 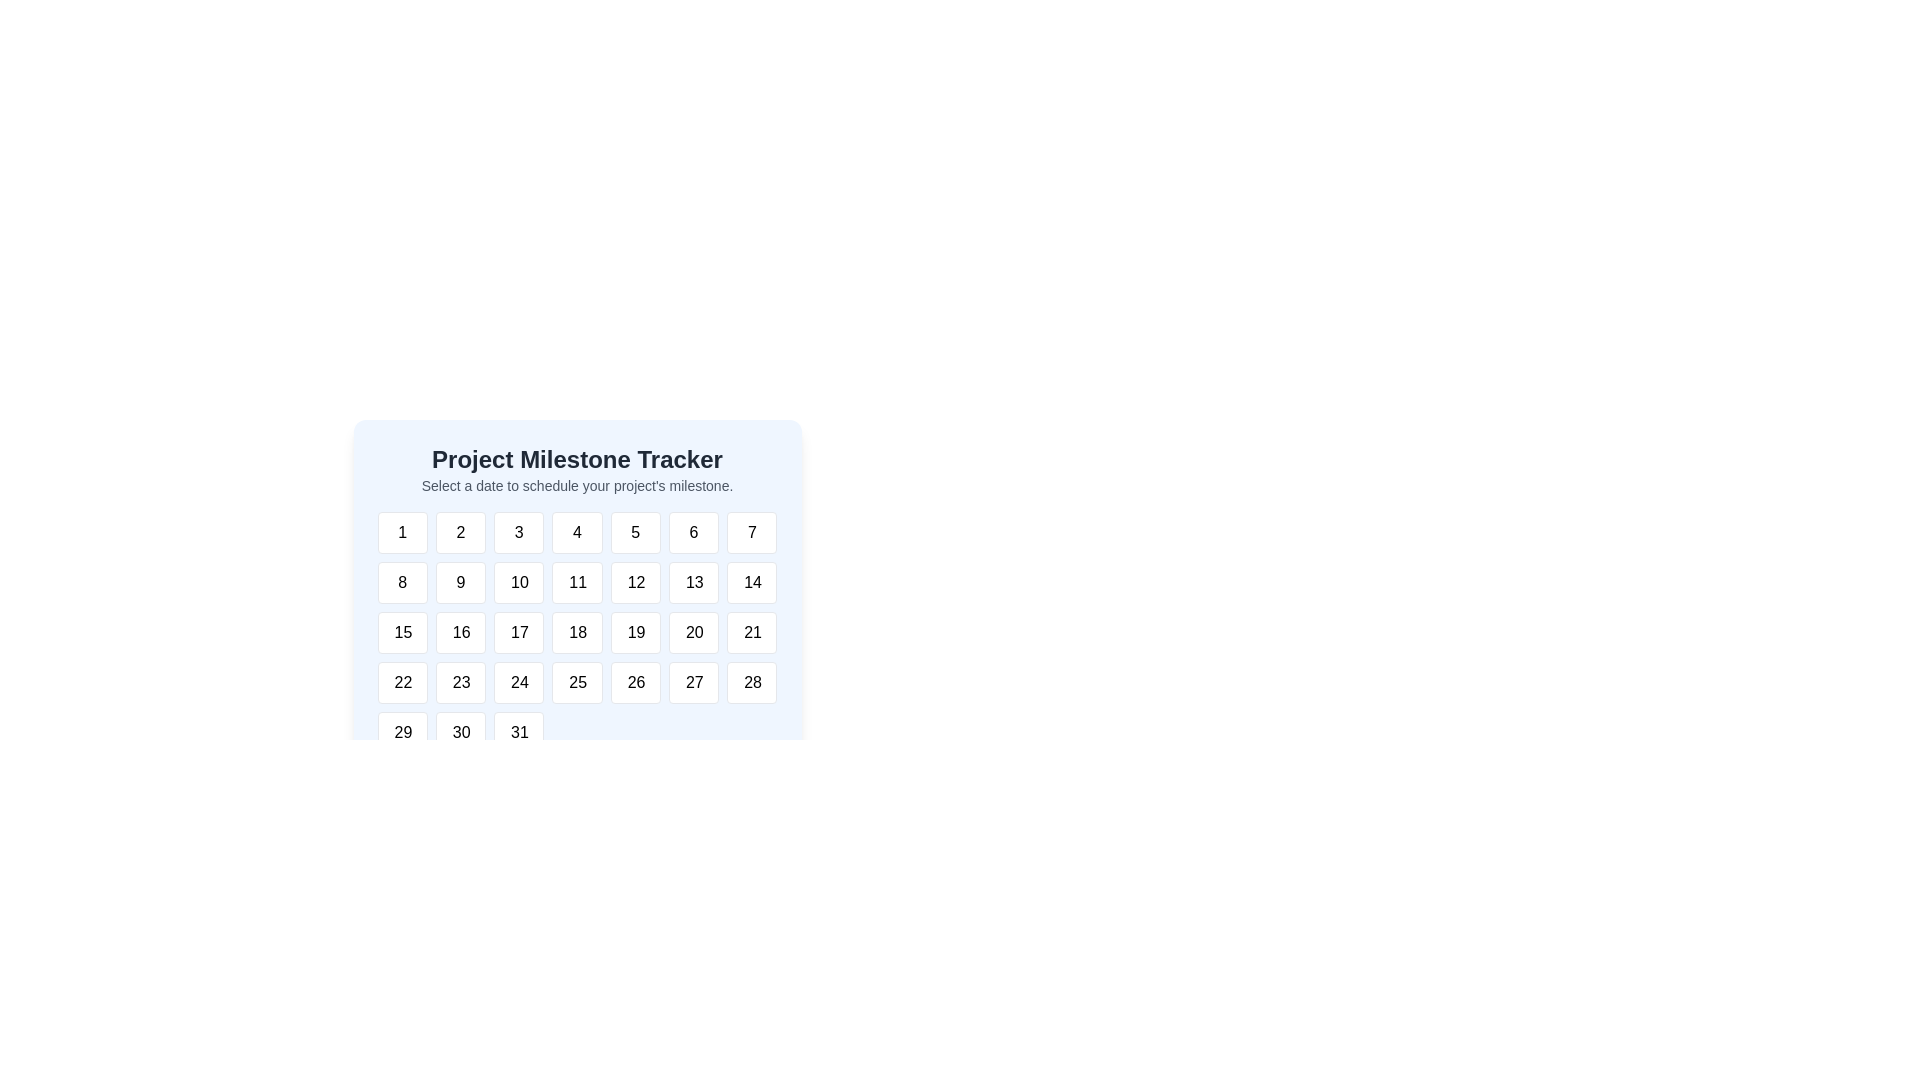 I want to click on the selectable date button for '13', so click(x=694, y=582).